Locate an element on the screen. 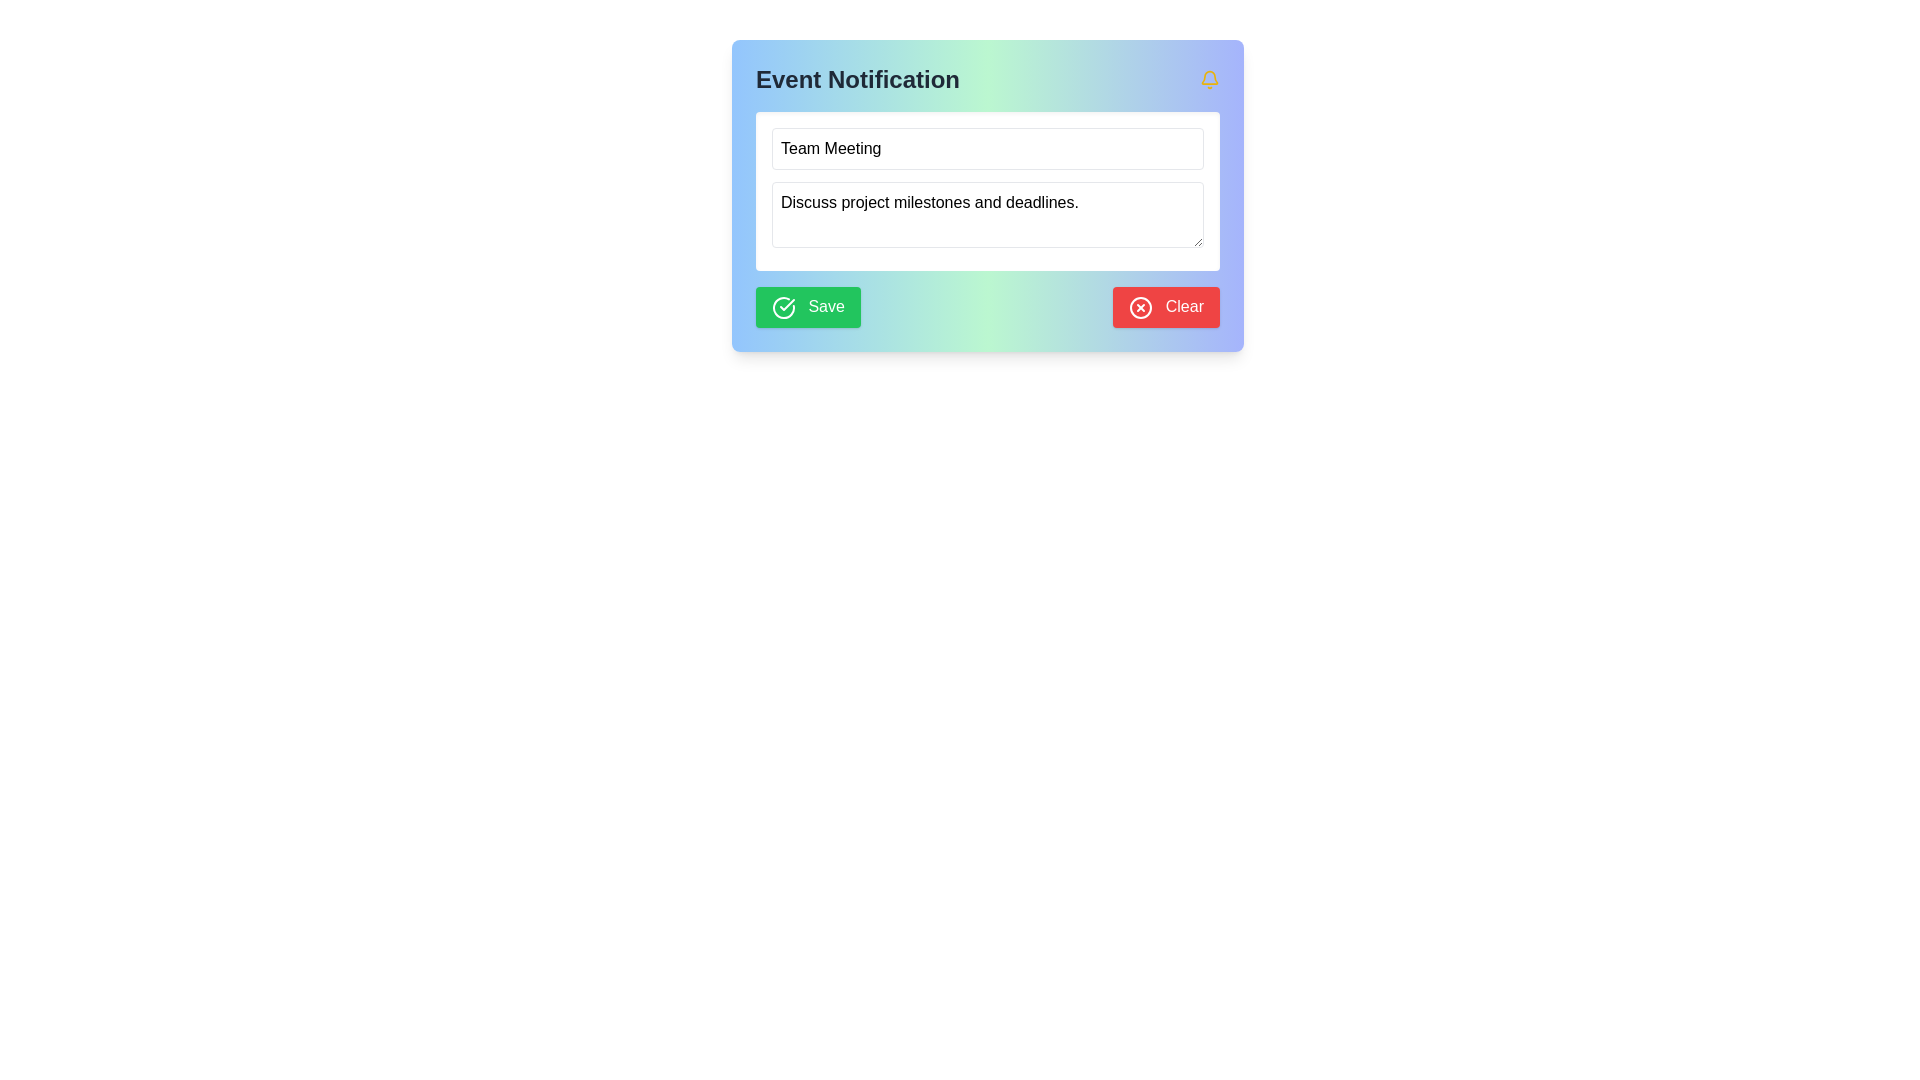 The image size is (1920, 1080). on the text input box with rounded corners and a white background containing the text 'Discuss project milestones and deadlines.' is located at coordinates (988, 215).